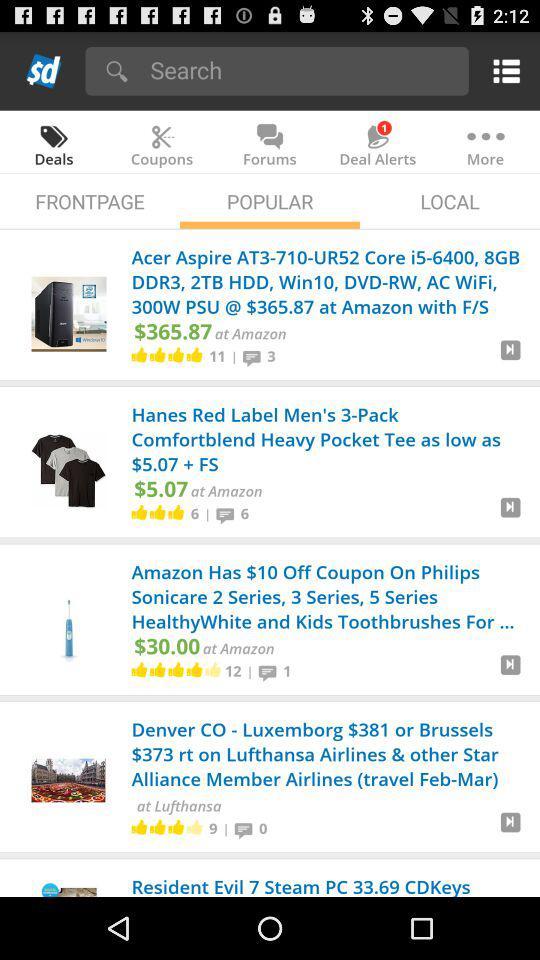 This screenshot has width=540, height=960. What do you see at coordinates (216, 355) in the screenshot?
I see `item below the $365.87 icon` at bounding box center [216, 355].